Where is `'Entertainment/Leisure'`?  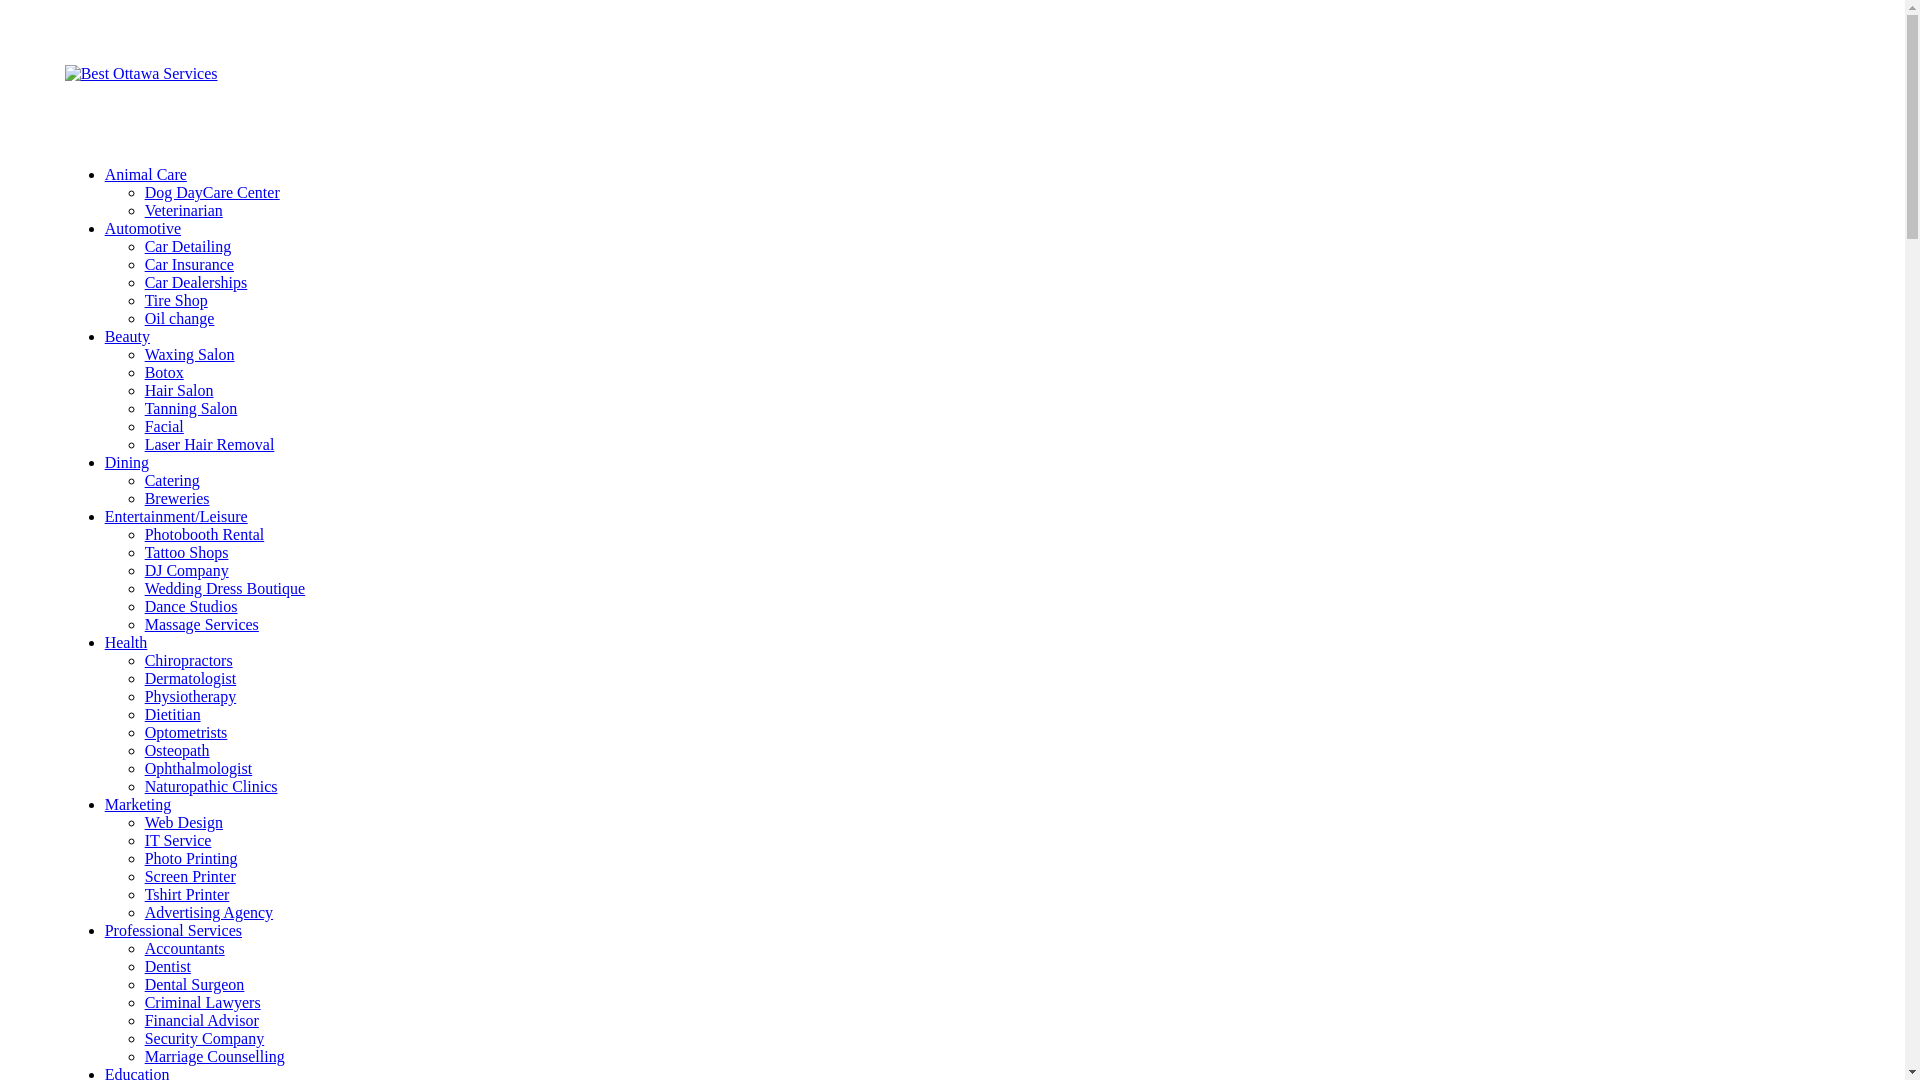
'Entertainment/Leisure' is located at coordinates (176, 515).